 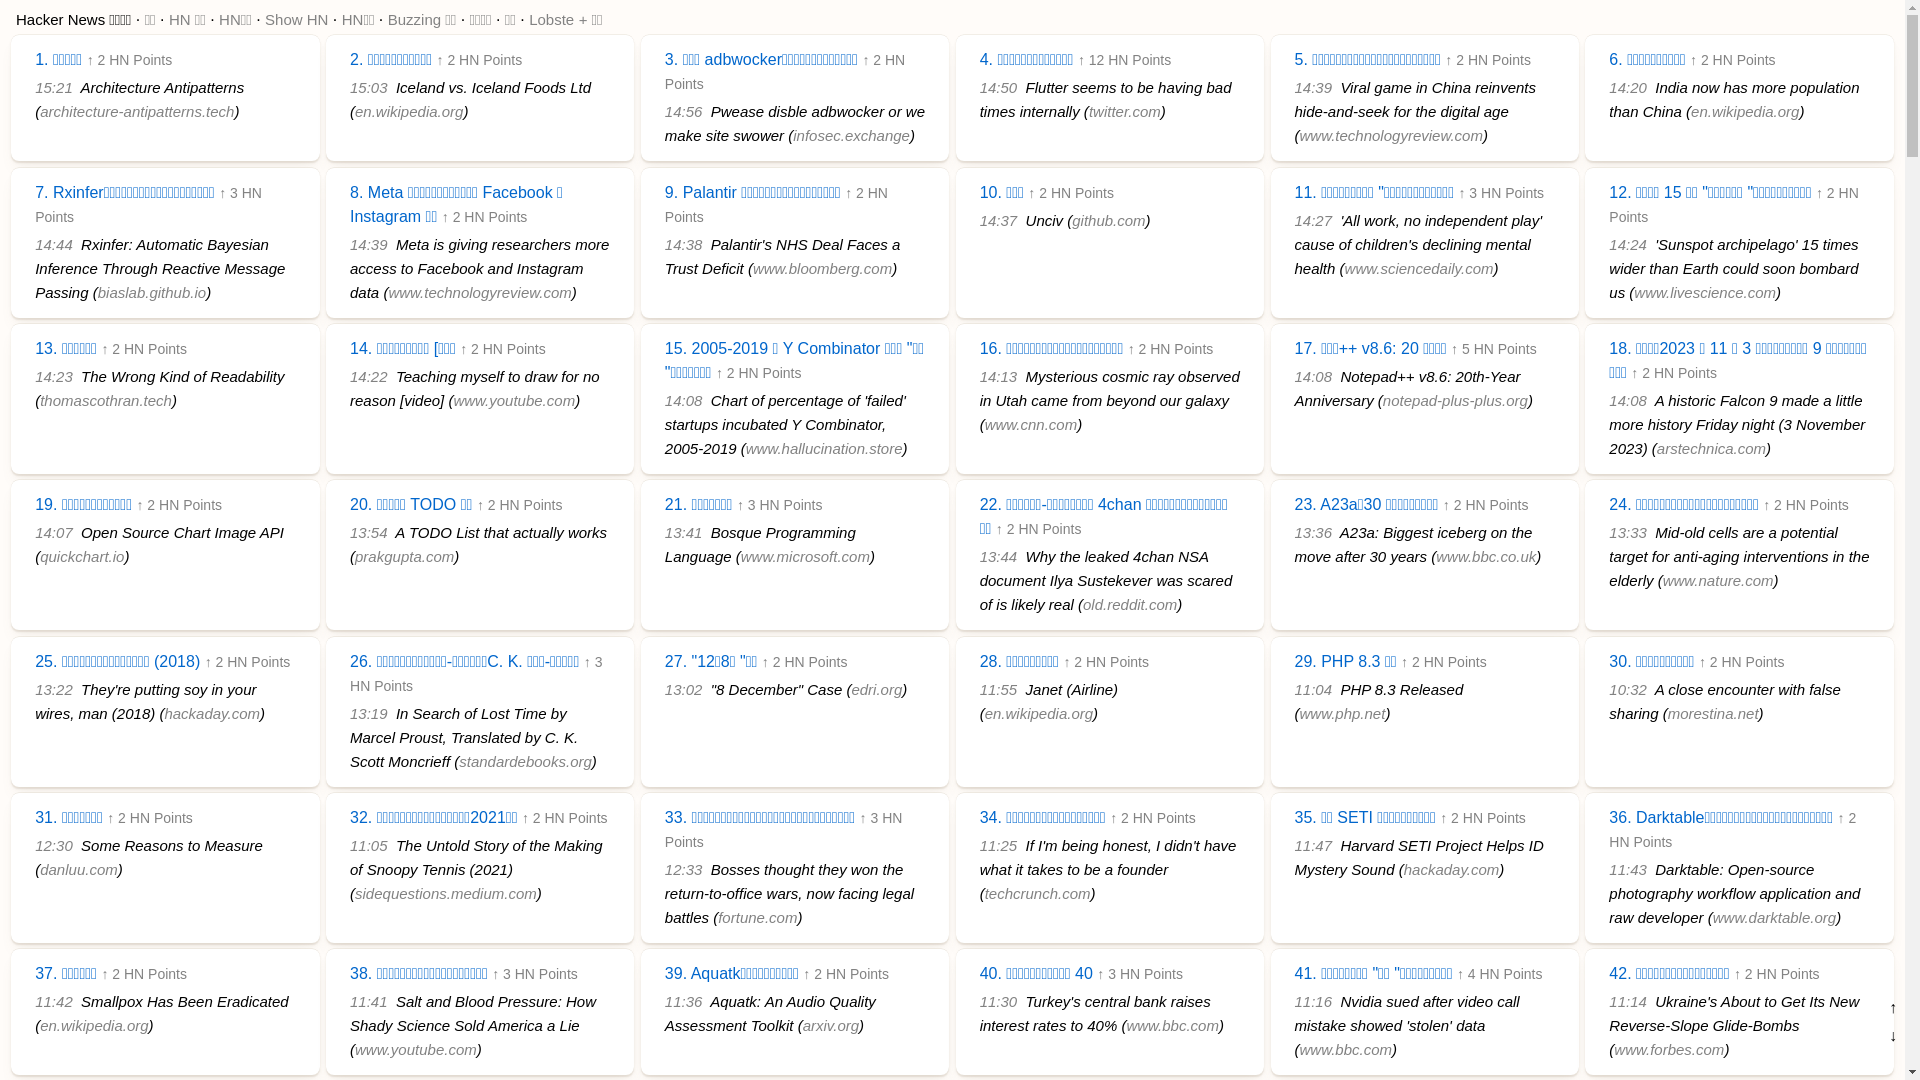 What do you see at coordinates (1294, 688) in the screenshot?
I see `'11:04'` at bounding box center [1294, 688].